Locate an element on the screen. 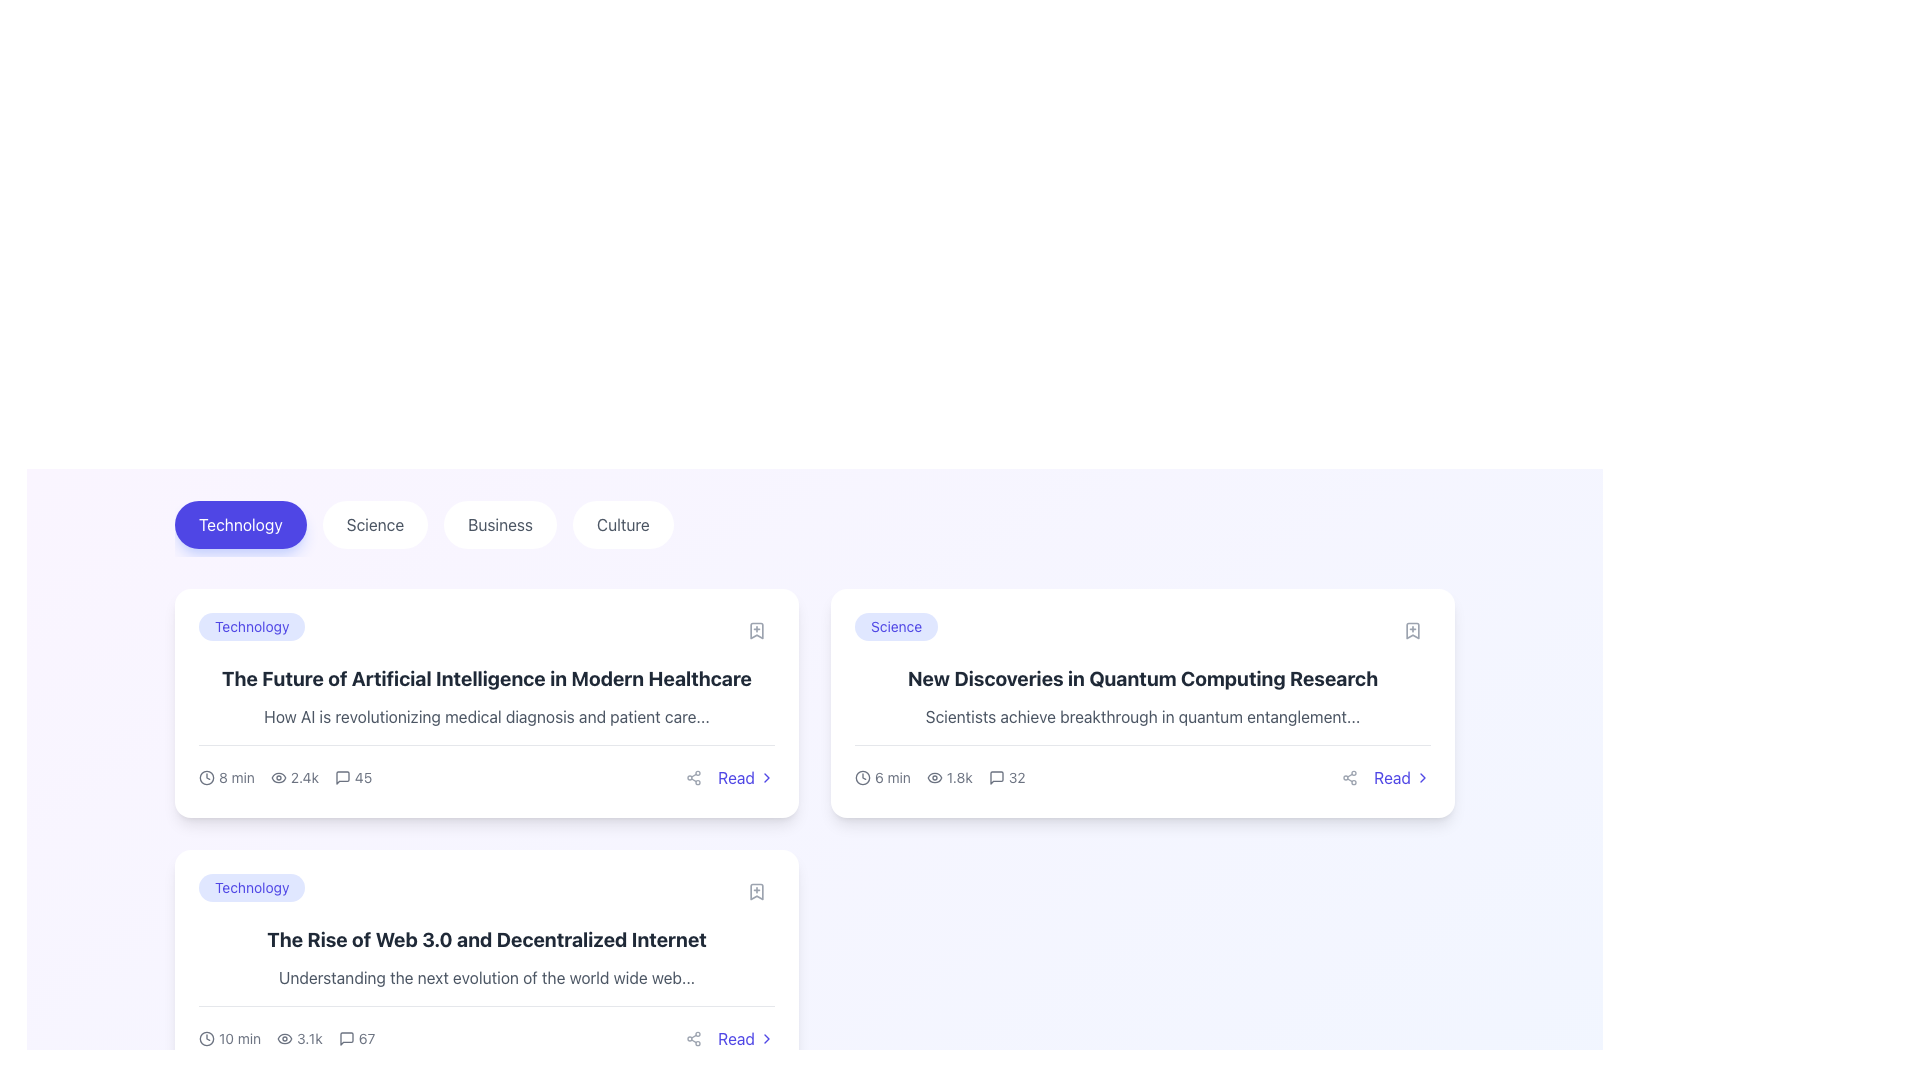 Image resolution: width=1920 pixels, height=1080 pixels. the clock icon located in the bottom-left section of the card labeled 'The Rise of Web 3.0 and Decentralized Internet', which precedes the '10 min' text is located at coordinates (206, 1037).